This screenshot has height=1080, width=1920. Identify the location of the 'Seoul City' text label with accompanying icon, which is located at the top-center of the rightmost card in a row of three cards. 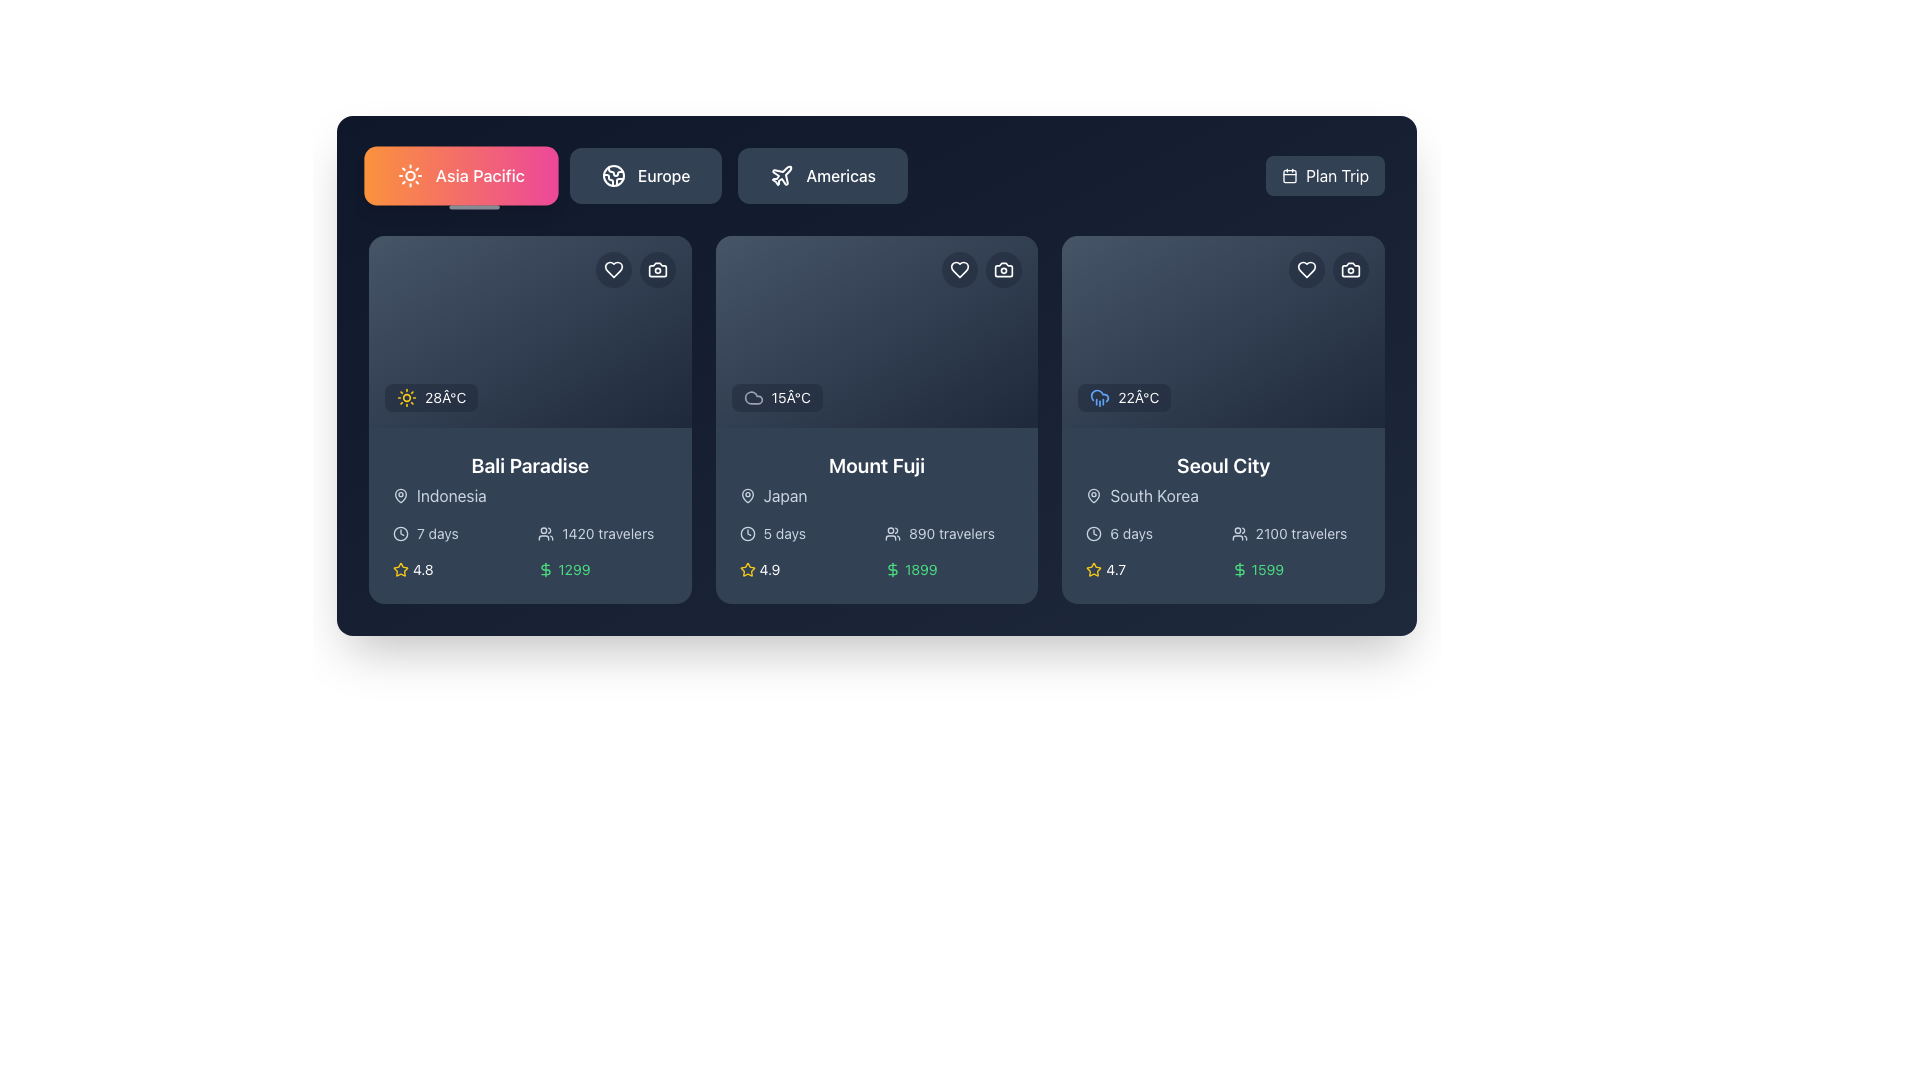
(1222, 479).